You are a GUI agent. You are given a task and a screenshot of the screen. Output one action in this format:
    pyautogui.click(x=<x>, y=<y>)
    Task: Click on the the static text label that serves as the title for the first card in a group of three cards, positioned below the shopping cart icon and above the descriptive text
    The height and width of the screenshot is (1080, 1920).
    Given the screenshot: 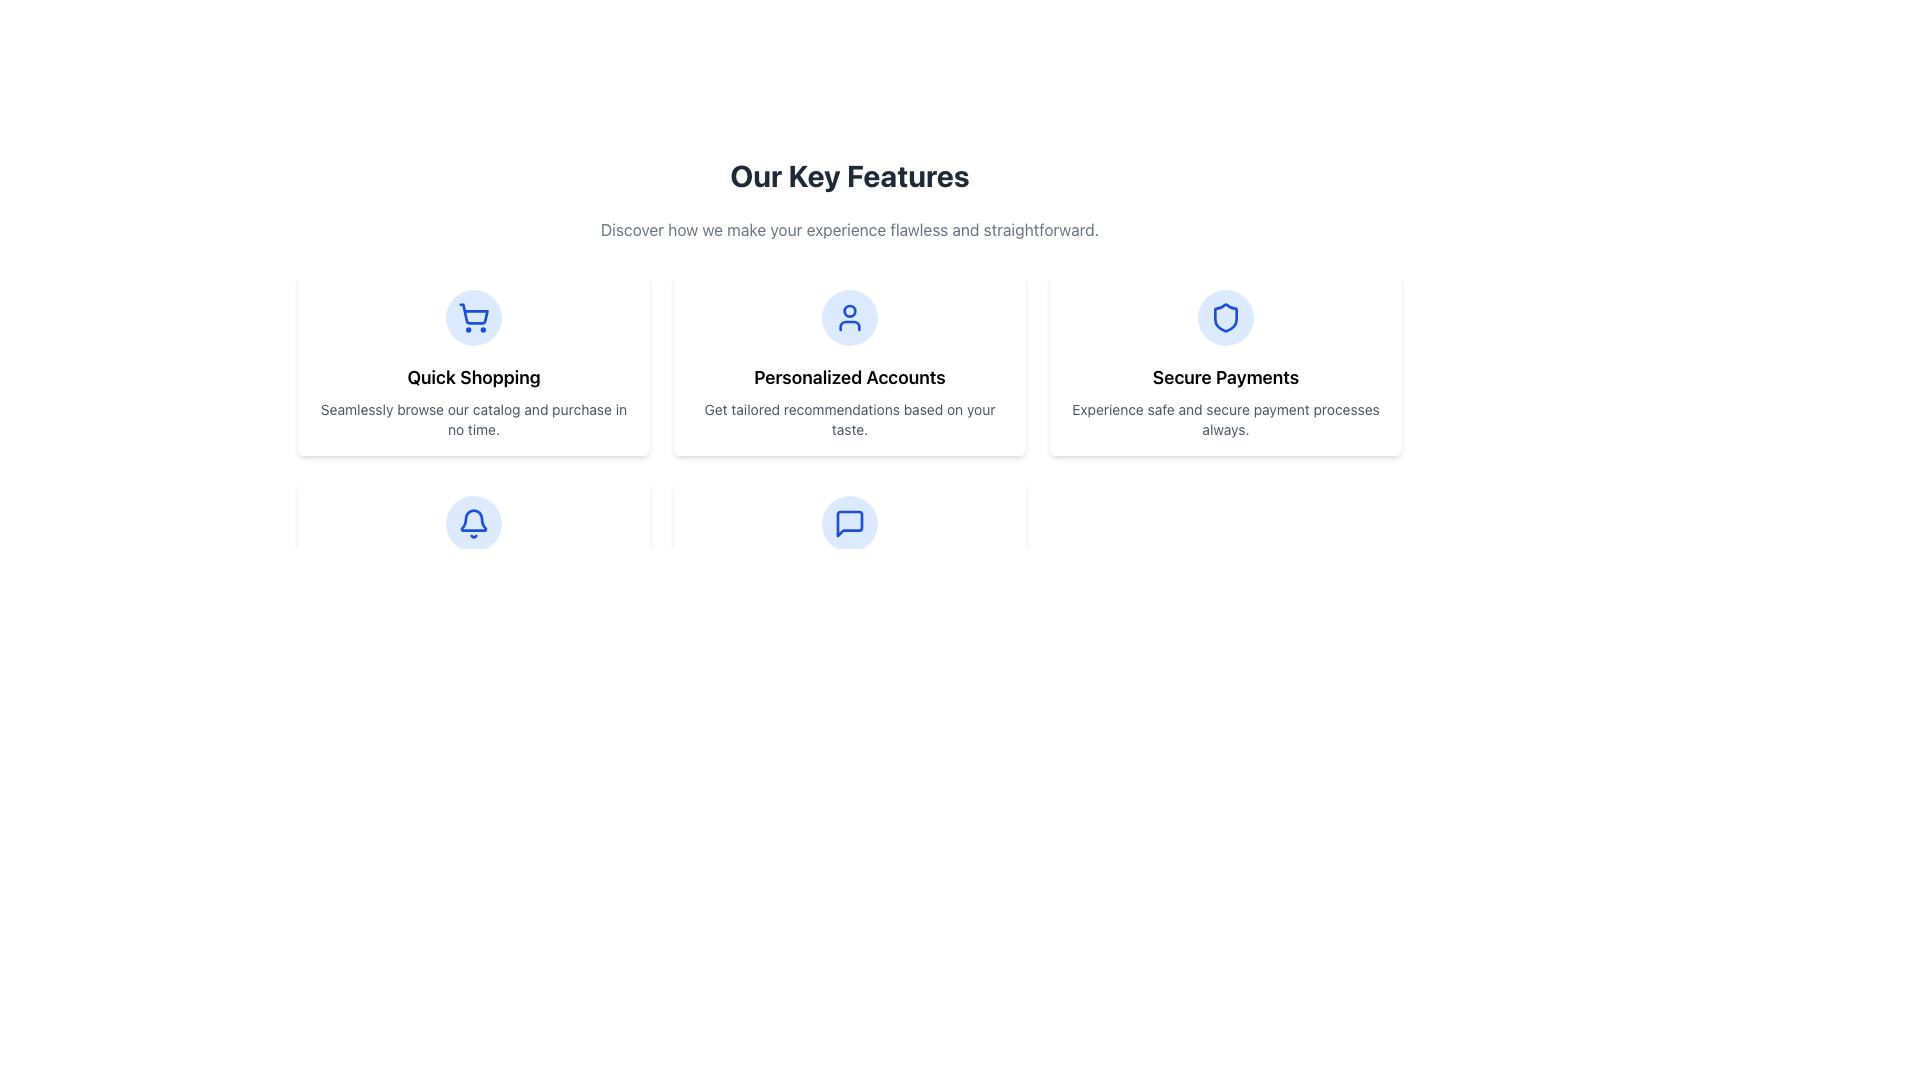 What is the action you would take?
    pyautogui.click(x=473, y=378)
    